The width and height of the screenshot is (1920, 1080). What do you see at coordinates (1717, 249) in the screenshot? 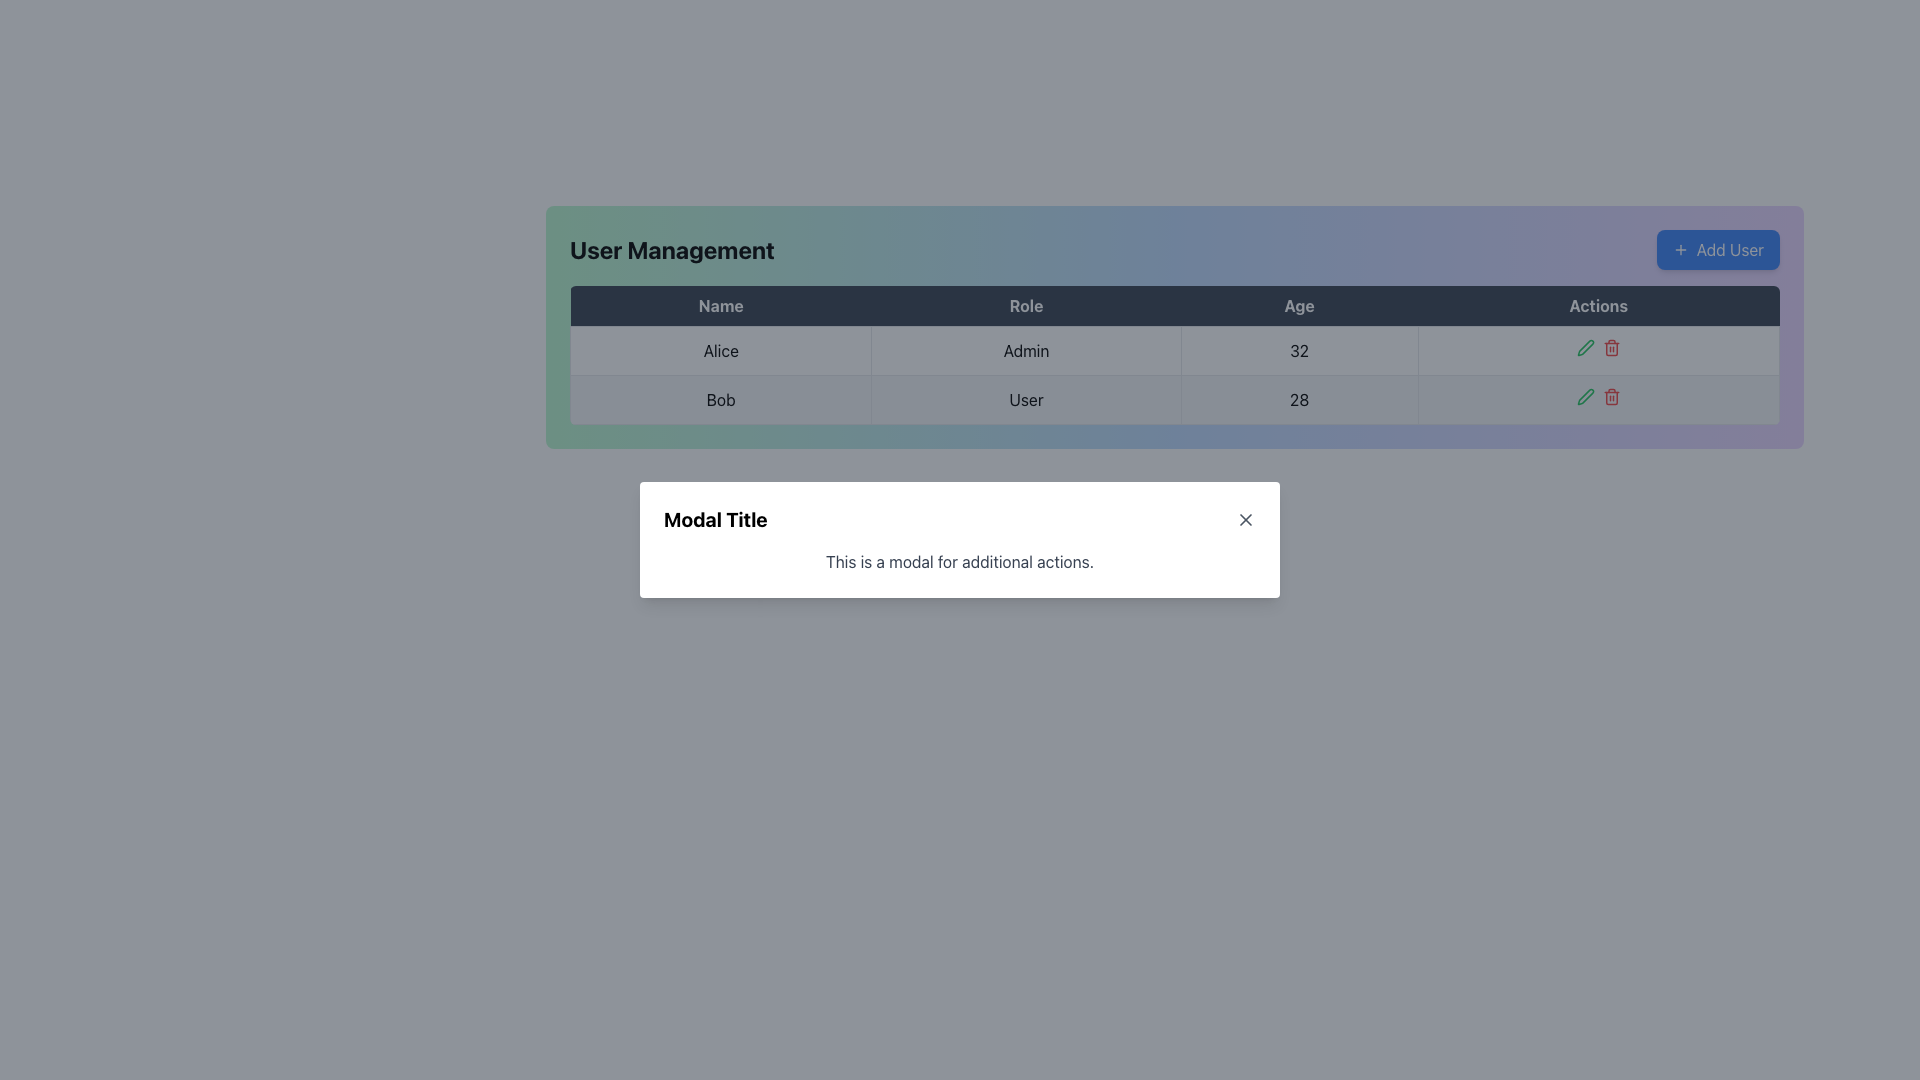
I see `the 'Add User' button located at the top-right side of the 'User Management' panel` at bounding box center [1717, 249].